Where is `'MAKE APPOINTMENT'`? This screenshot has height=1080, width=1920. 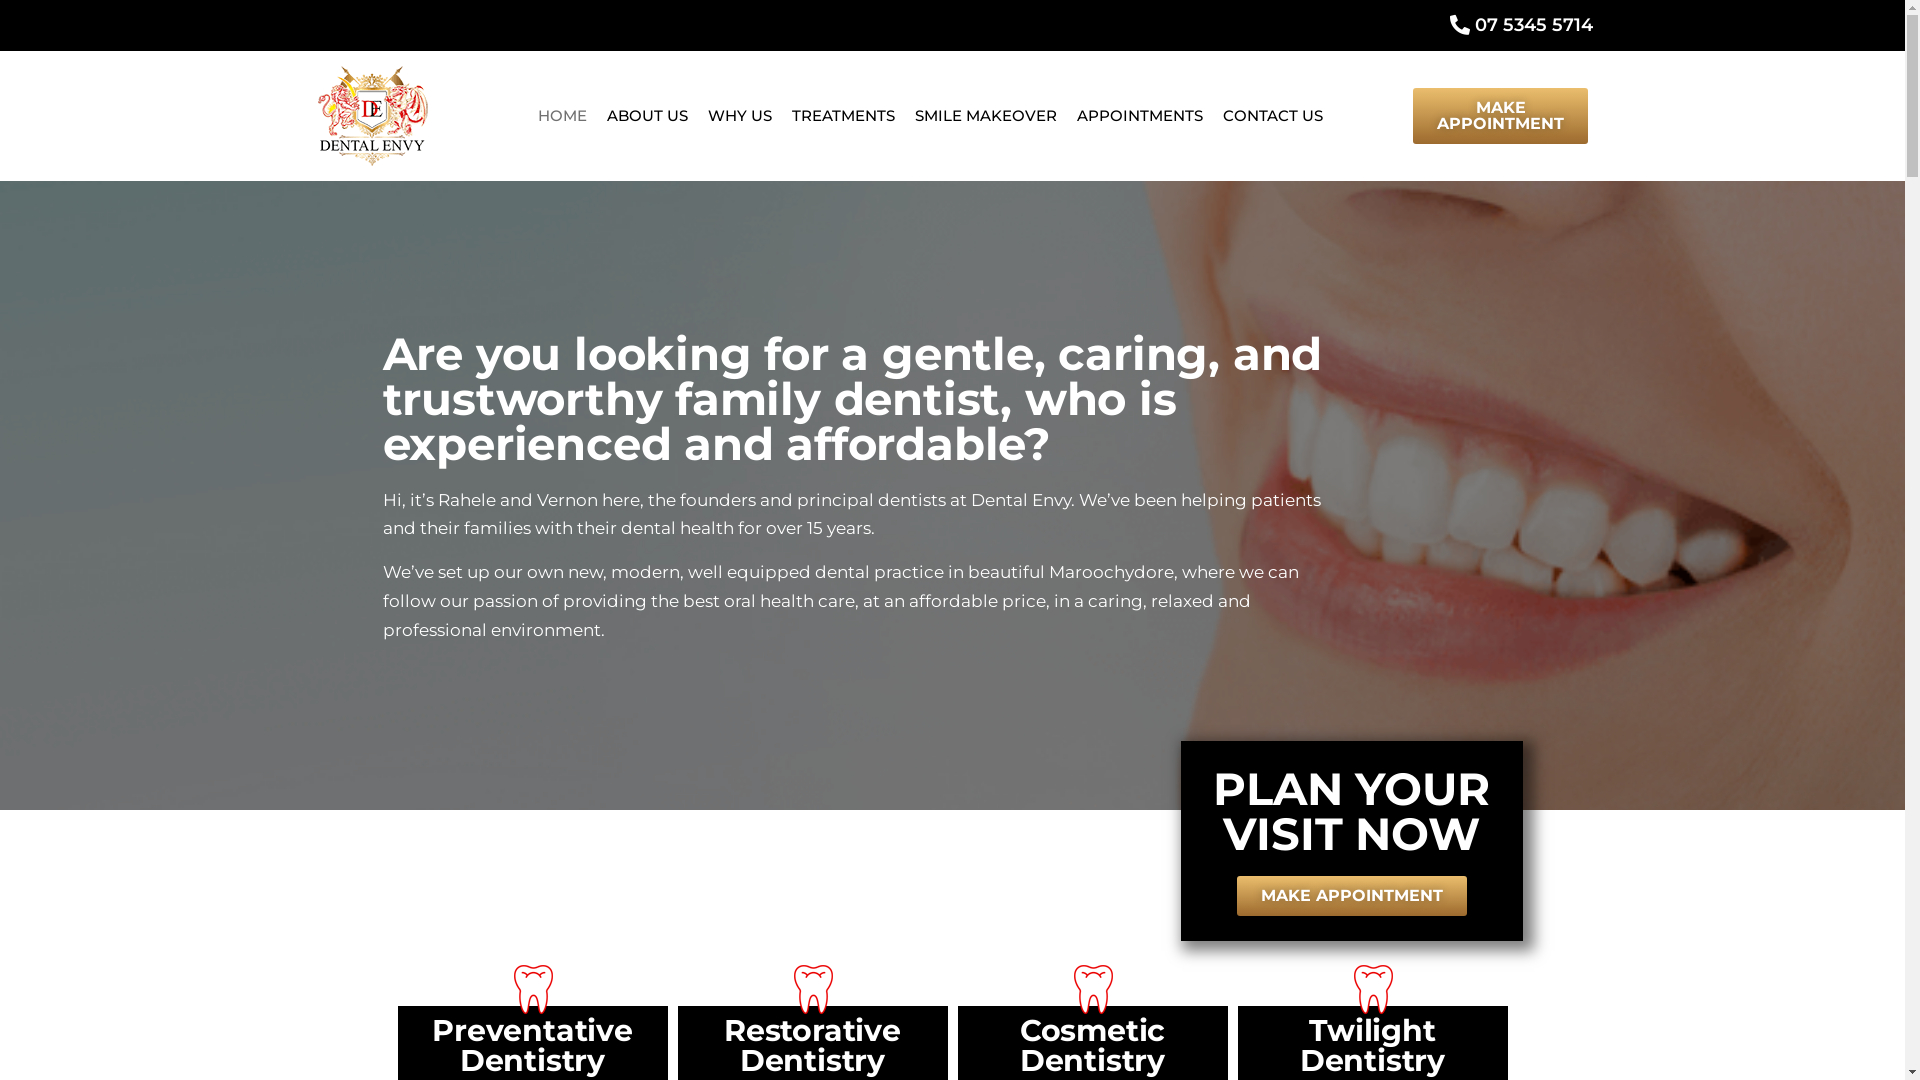 'MAKE APPOINTMENT' is located at coordinates (1350, 894).